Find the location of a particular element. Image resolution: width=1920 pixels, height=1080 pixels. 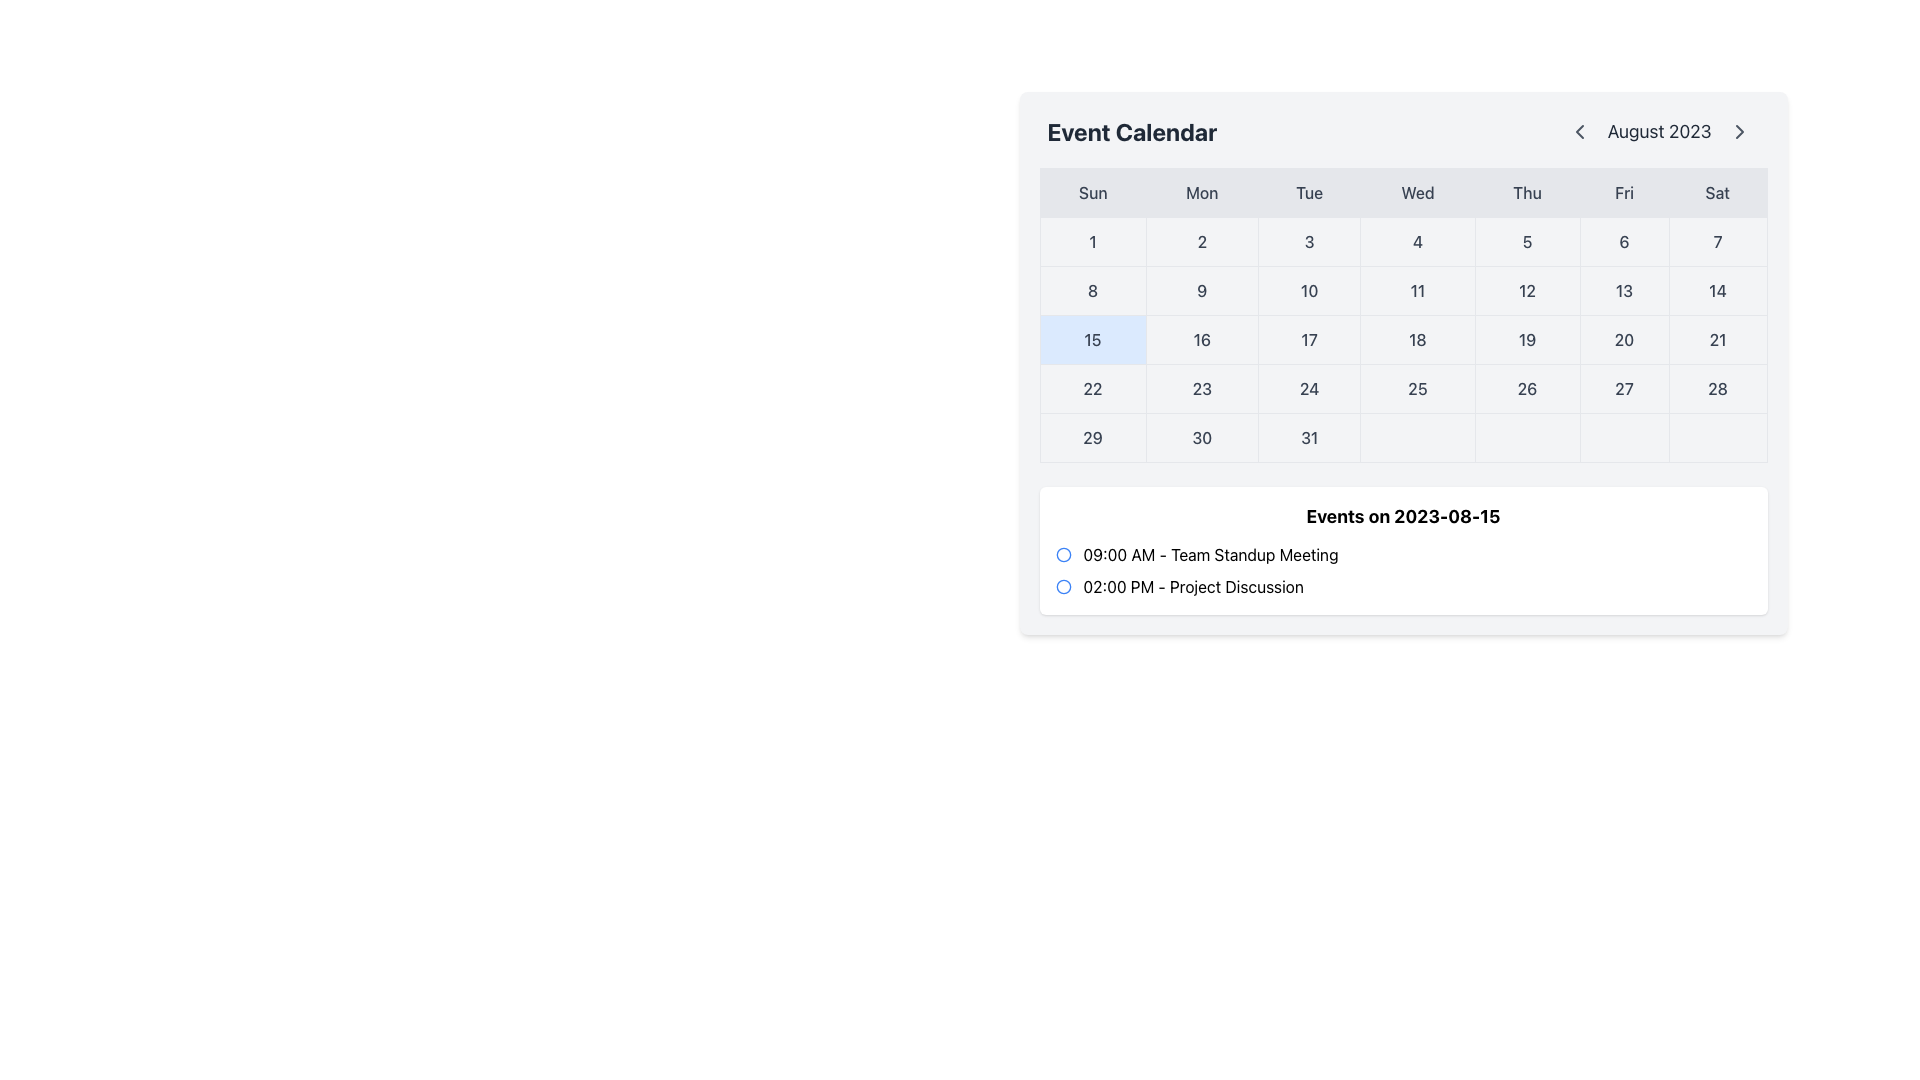

the left-pointing chevron arrow icon located on the left side of the 'August 2023' text in the header of the calendar widget is located at coordinates (1578, 131).